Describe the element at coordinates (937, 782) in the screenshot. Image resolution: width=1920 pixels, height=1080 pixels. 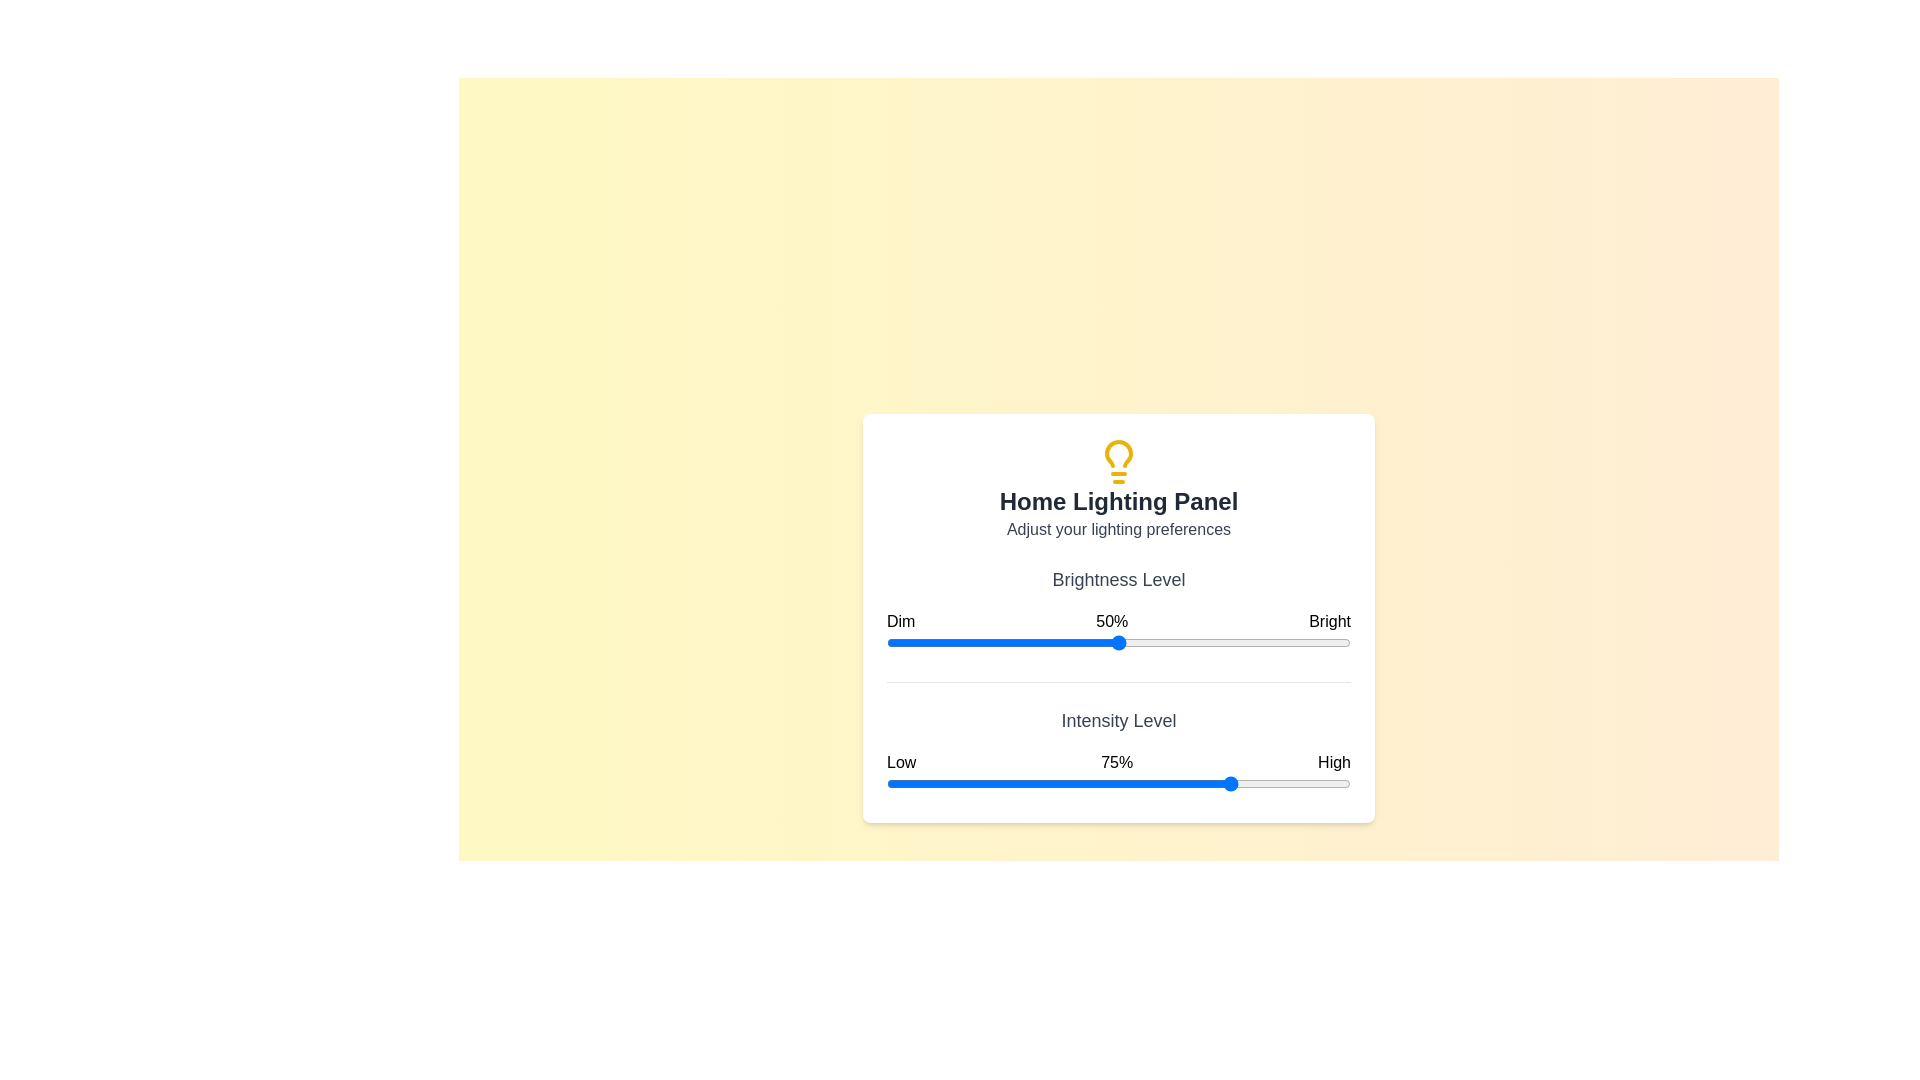
I see `the Intensity Level slider` at that location.